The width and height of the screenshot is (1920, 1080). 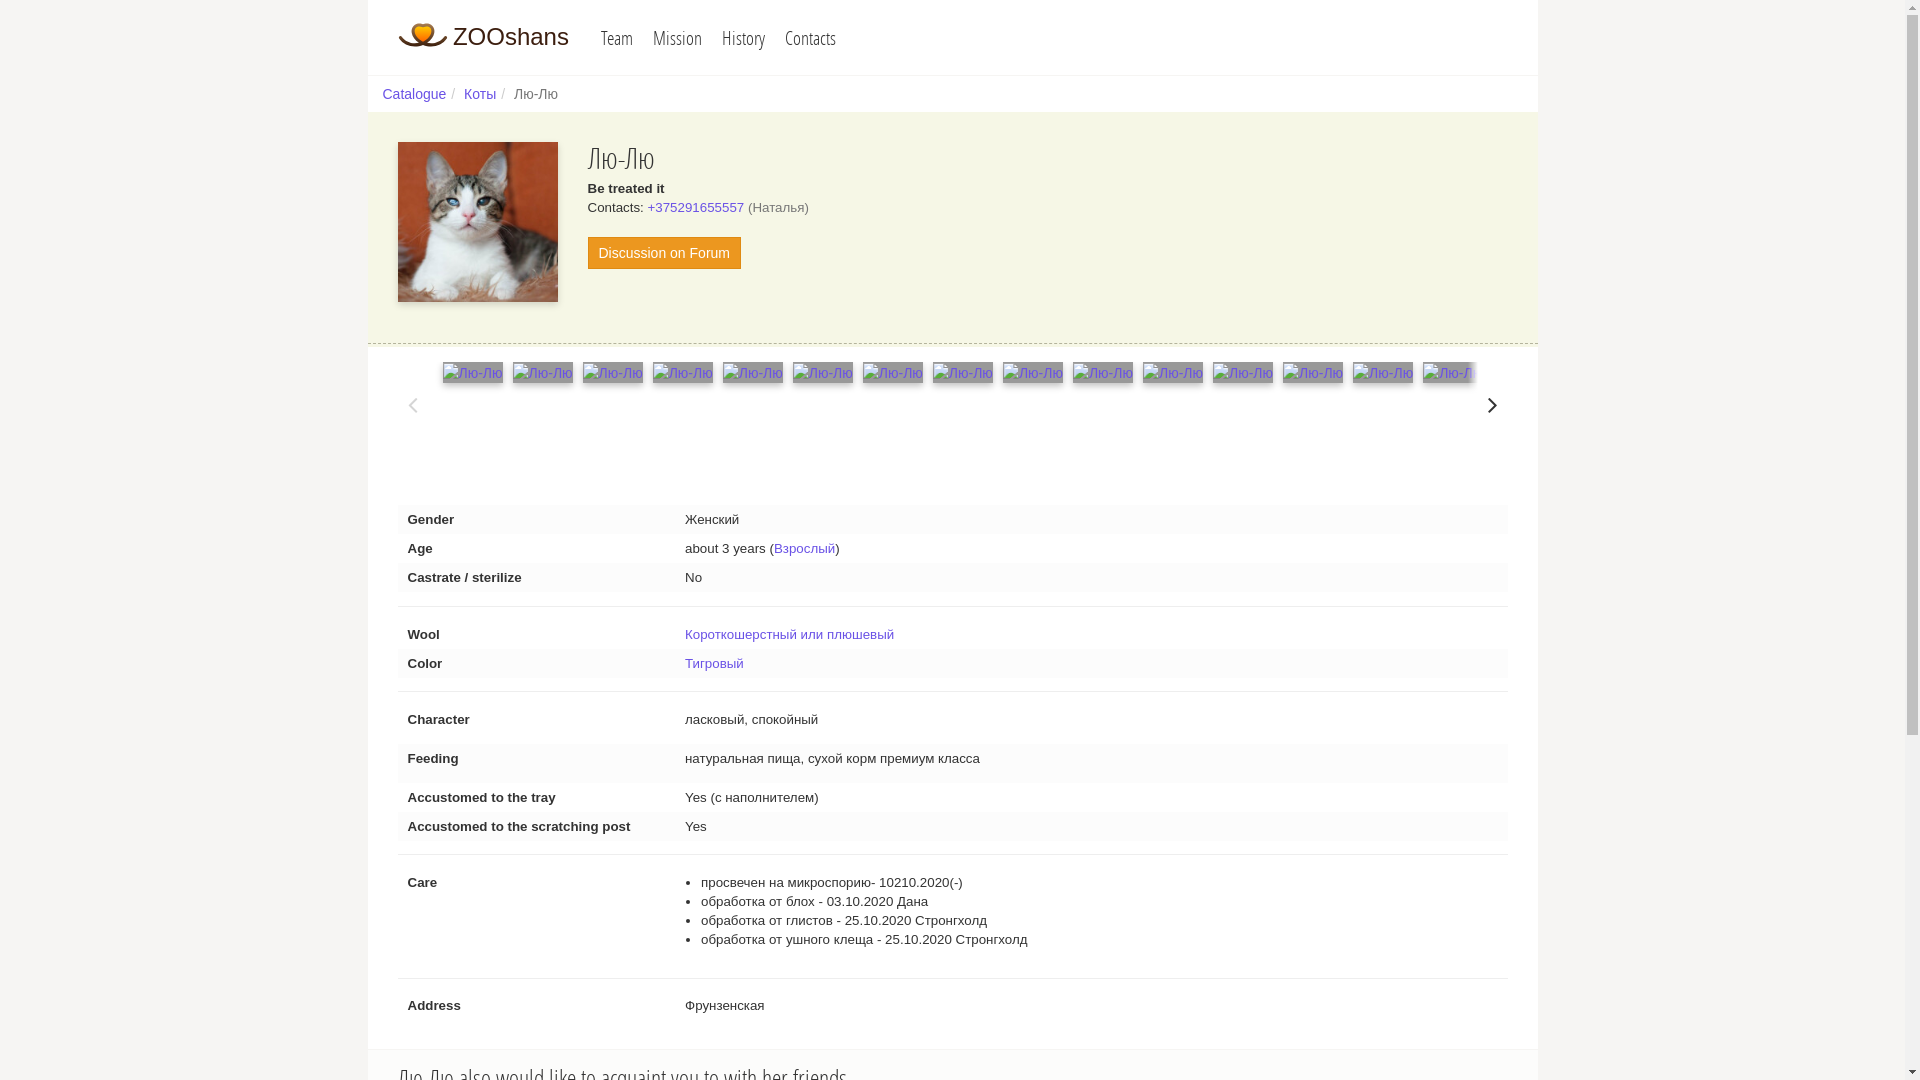 I want to click on 'History', so click(x=742, y=37).